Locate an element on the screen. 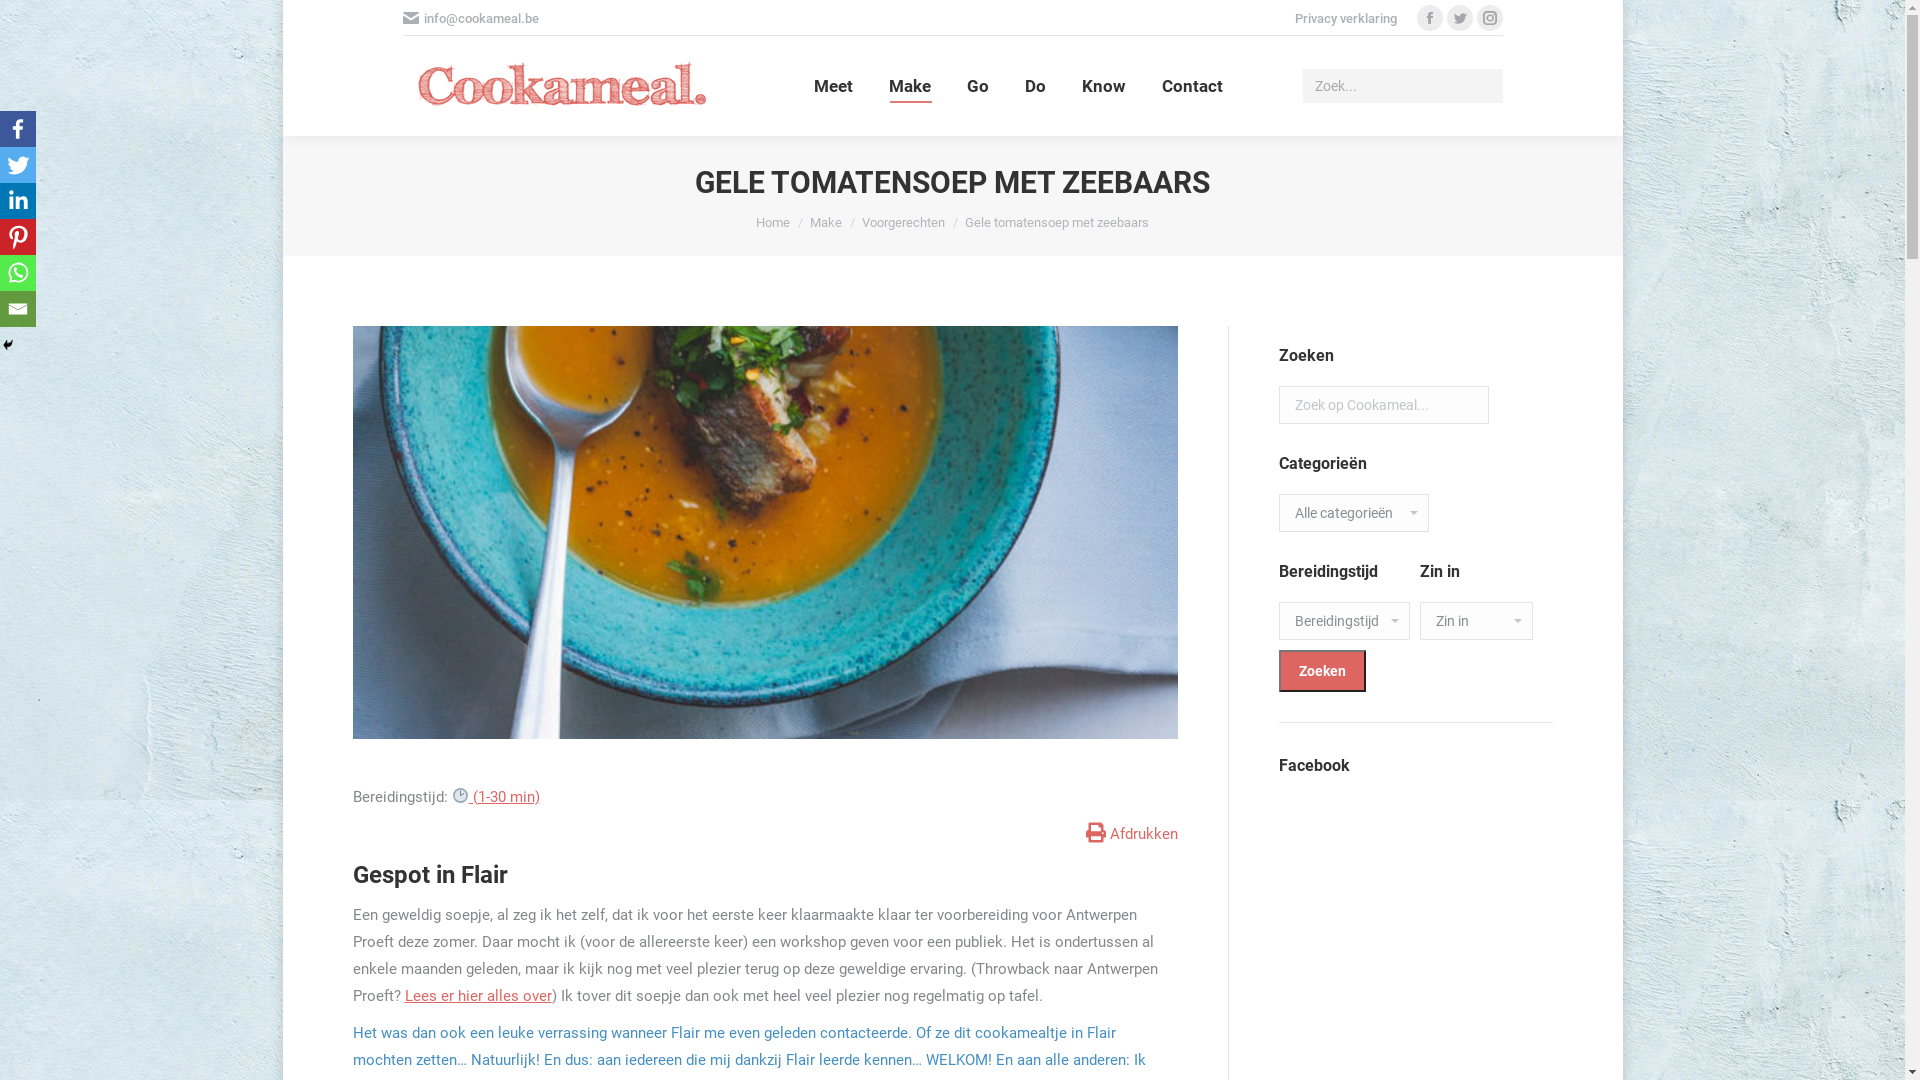  'Linkedin' is located at coordinates (18, 200).